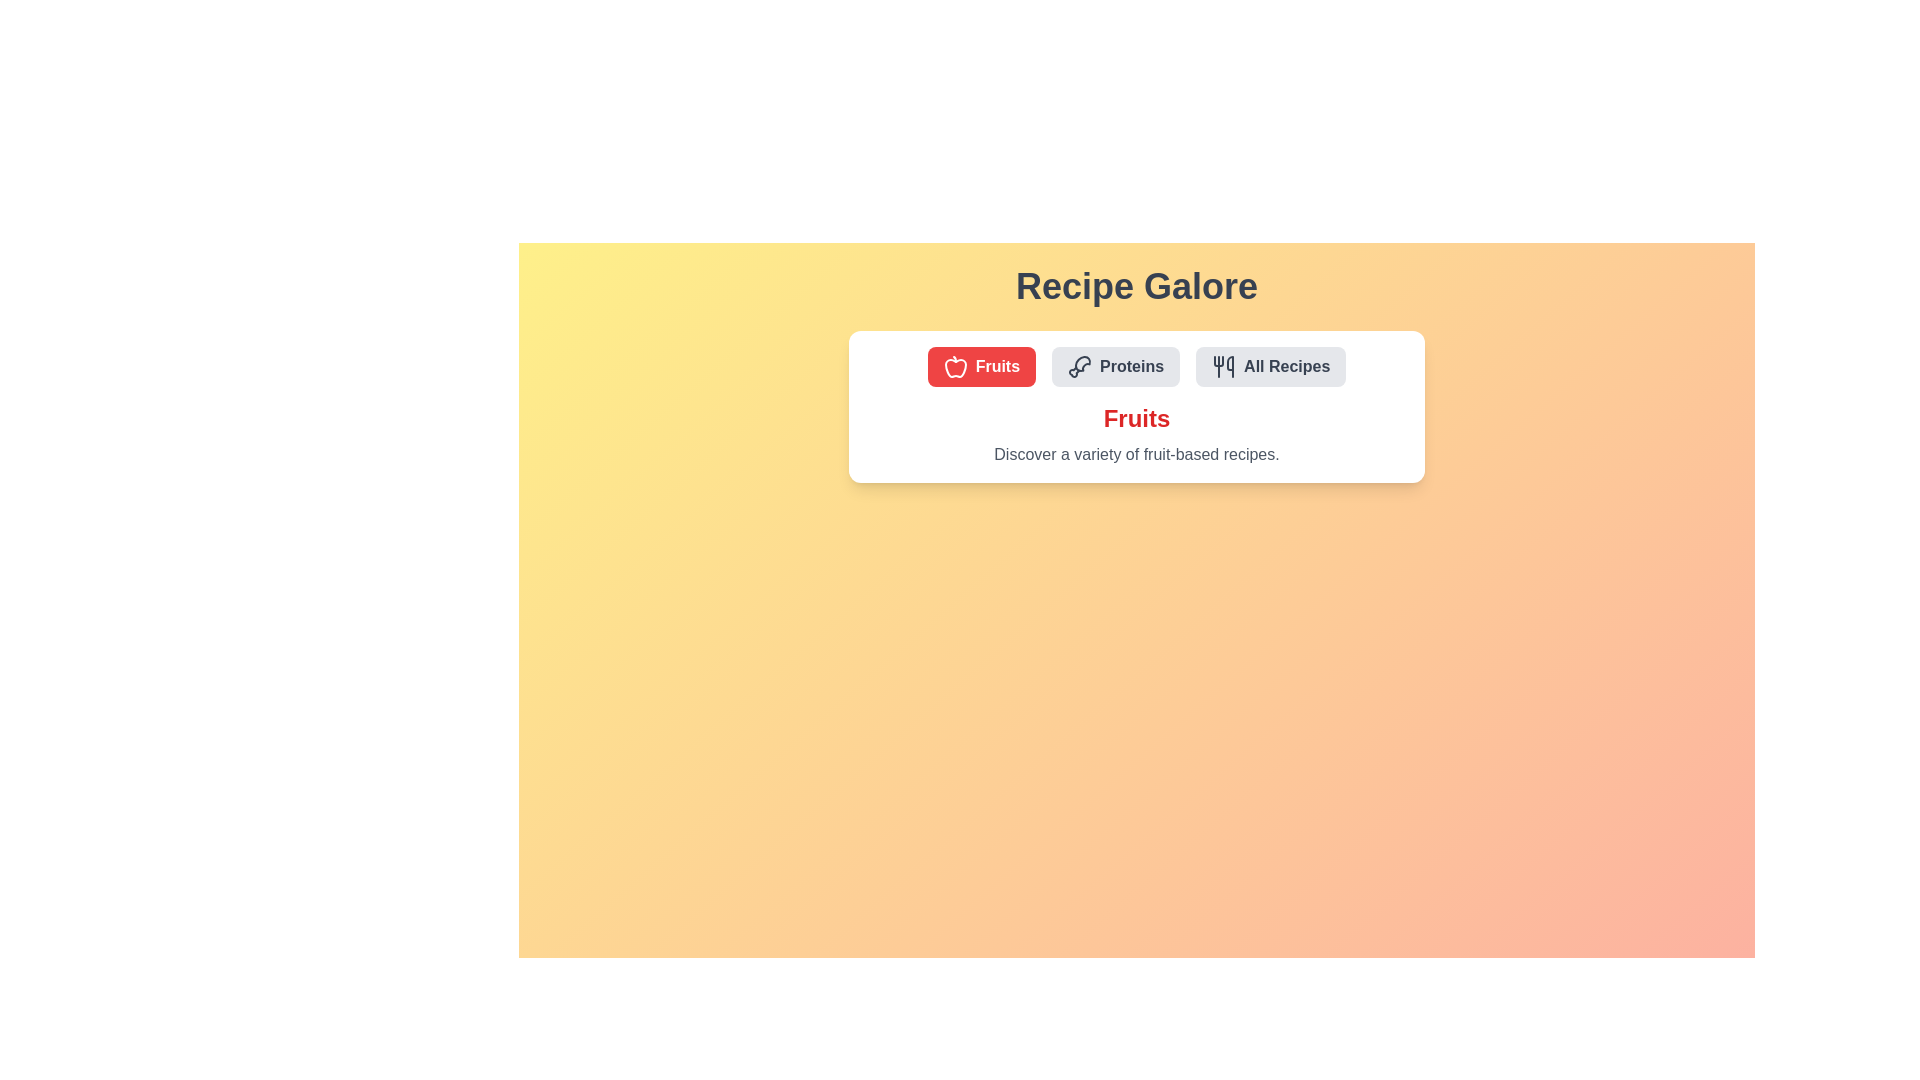 The width and height of the screenshot is (1920, 1080). I want to click on the button labeled Fruits to observe the hover effect, so click(981, 366).